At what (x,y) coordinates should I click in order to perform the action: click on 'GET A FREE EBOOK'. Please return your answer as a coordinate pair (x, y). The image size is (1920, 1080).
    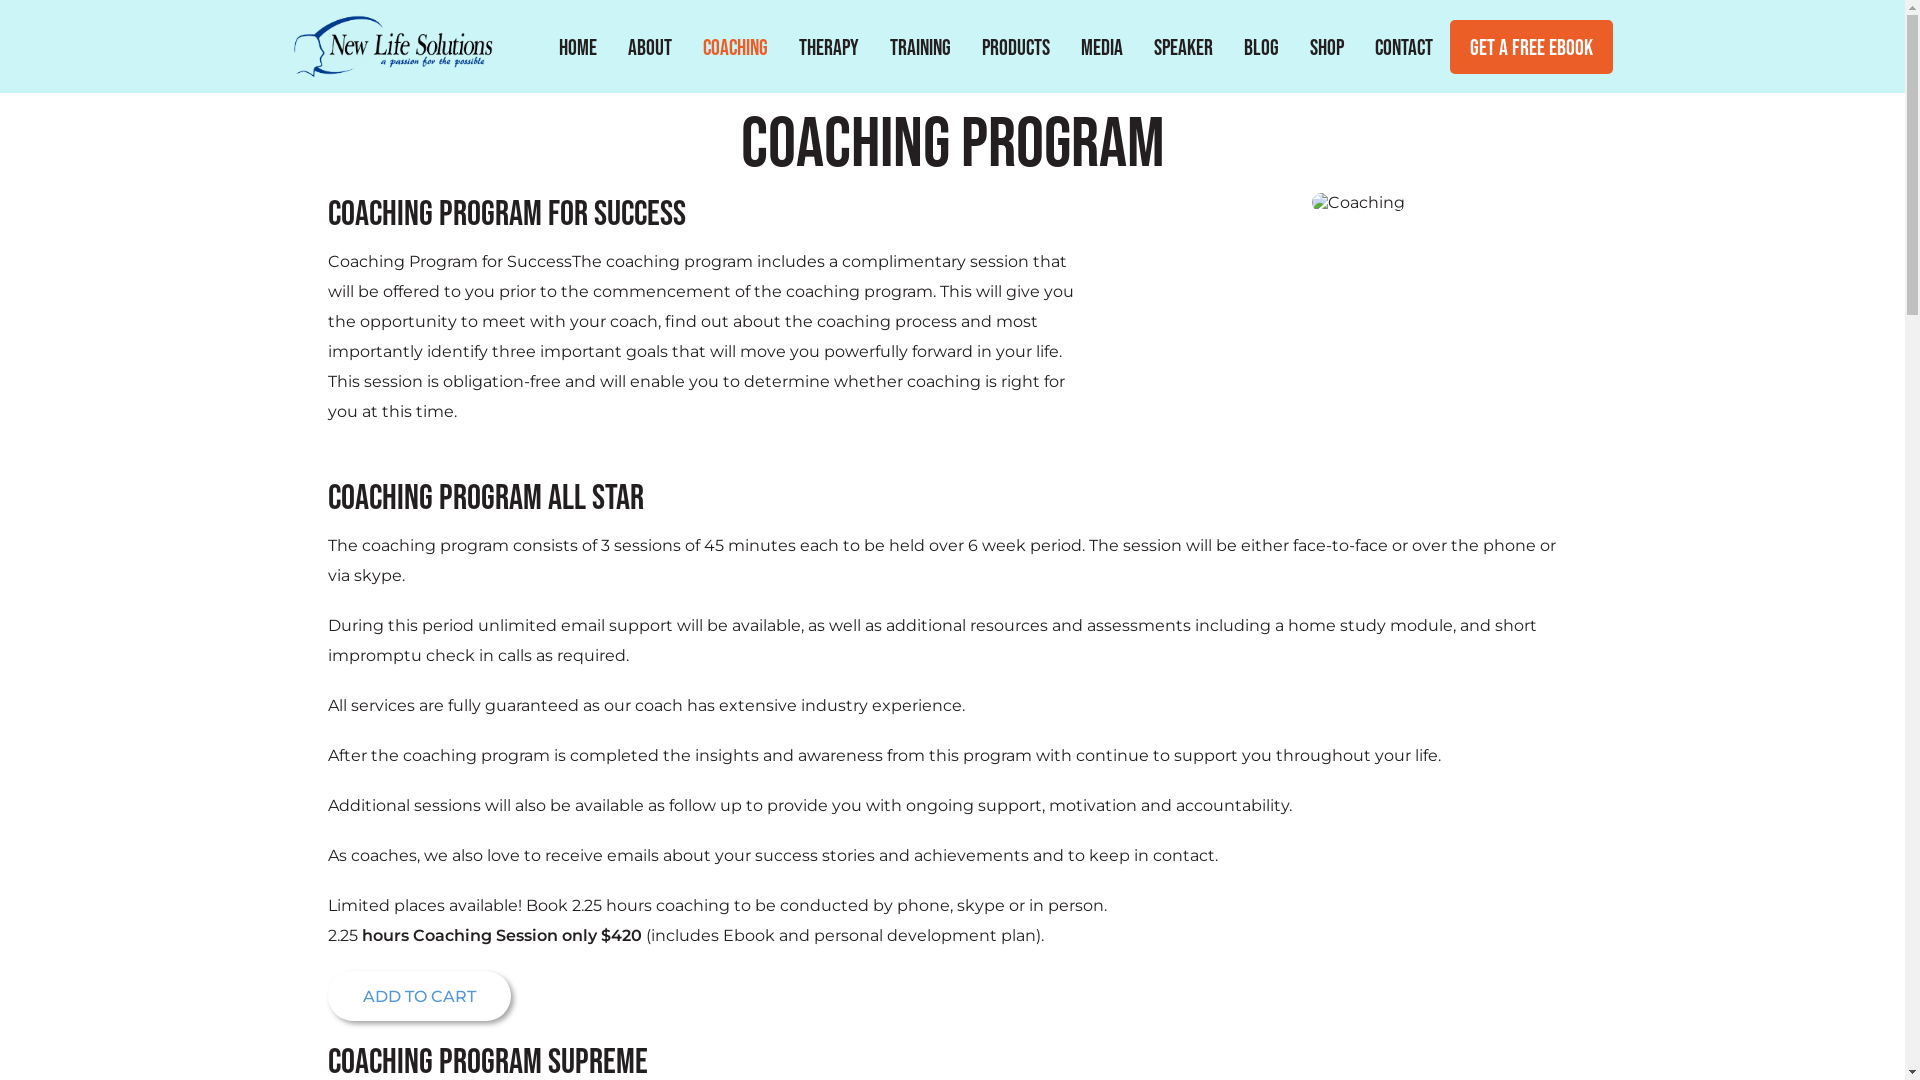
    Looking at the image, I should click on (1449, 45).